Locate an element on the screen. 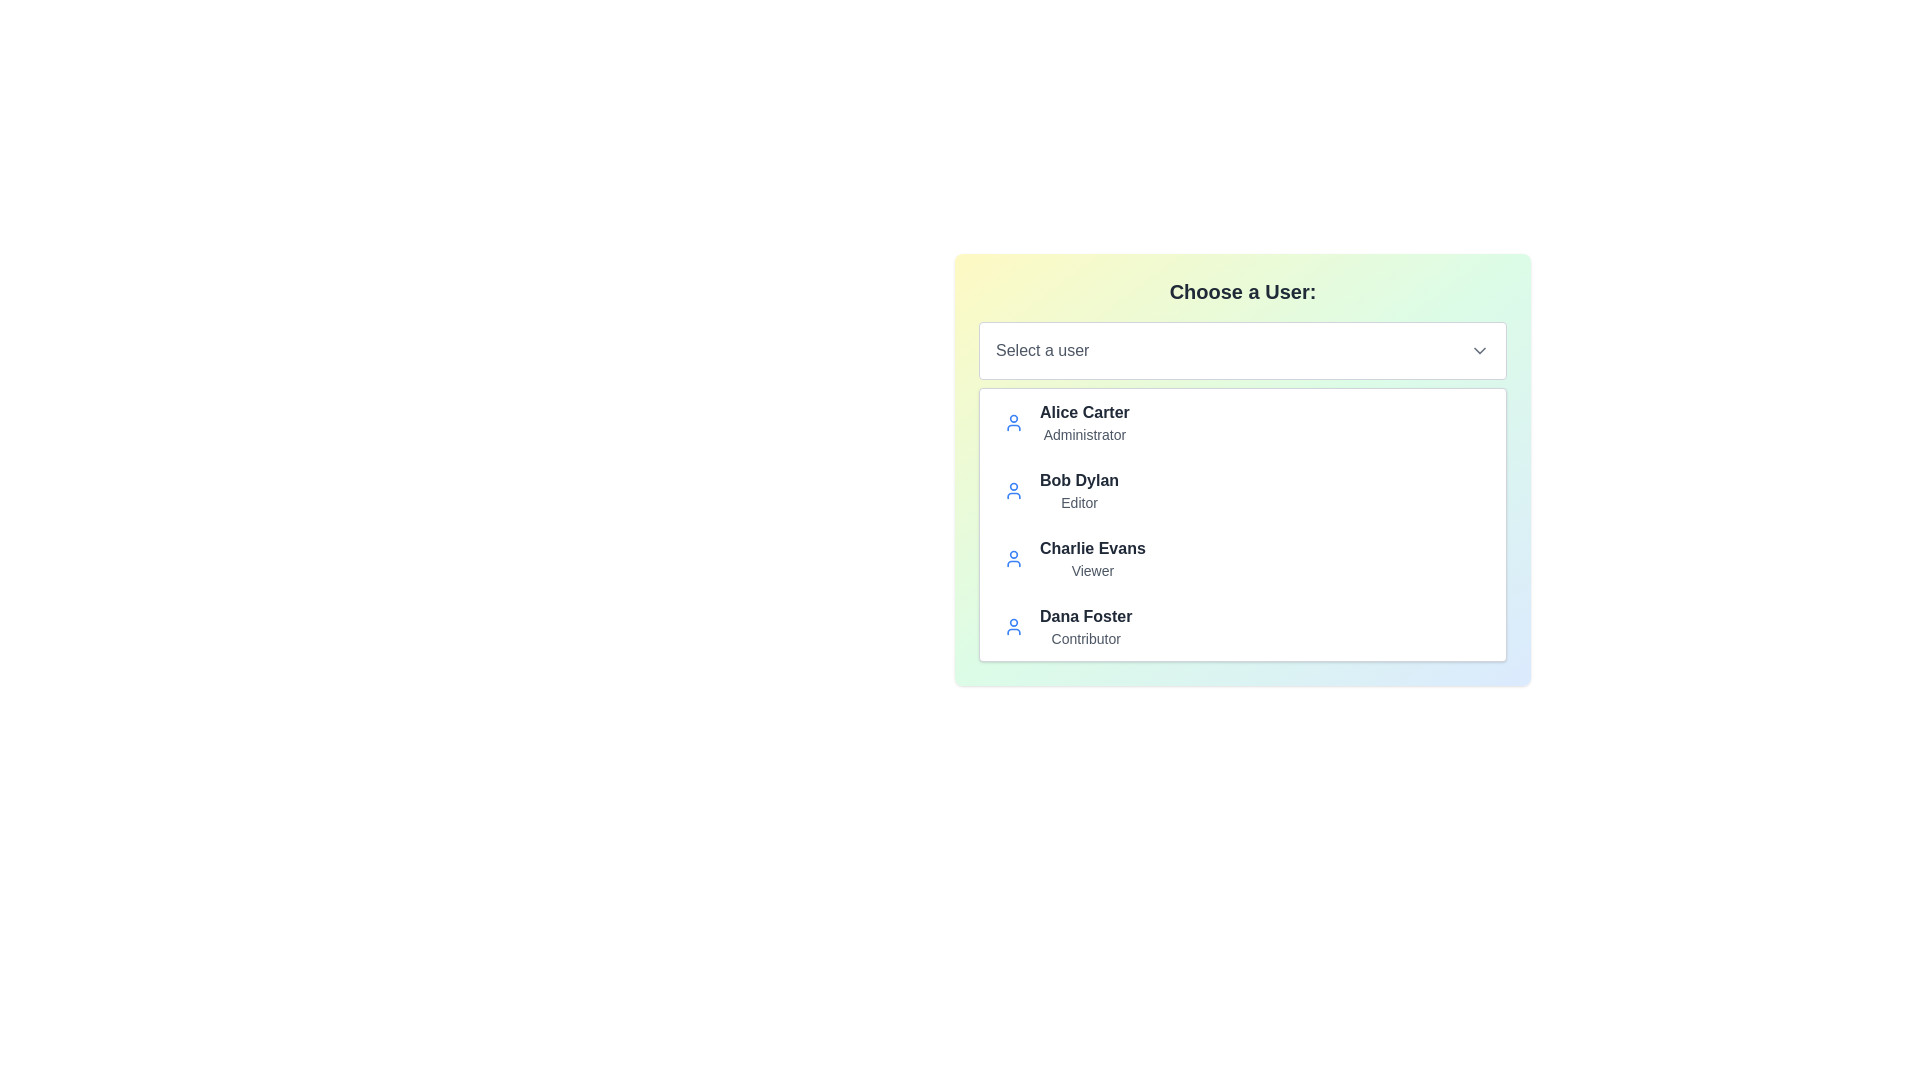 The height and width of the screenshot is (1080, 1920). the user profile icon representing 'Alice Carter, Administrator', which is a blue silhouette icon positioned to the left of the text in the user selection dropdown is located at coordinates (1013, 422).